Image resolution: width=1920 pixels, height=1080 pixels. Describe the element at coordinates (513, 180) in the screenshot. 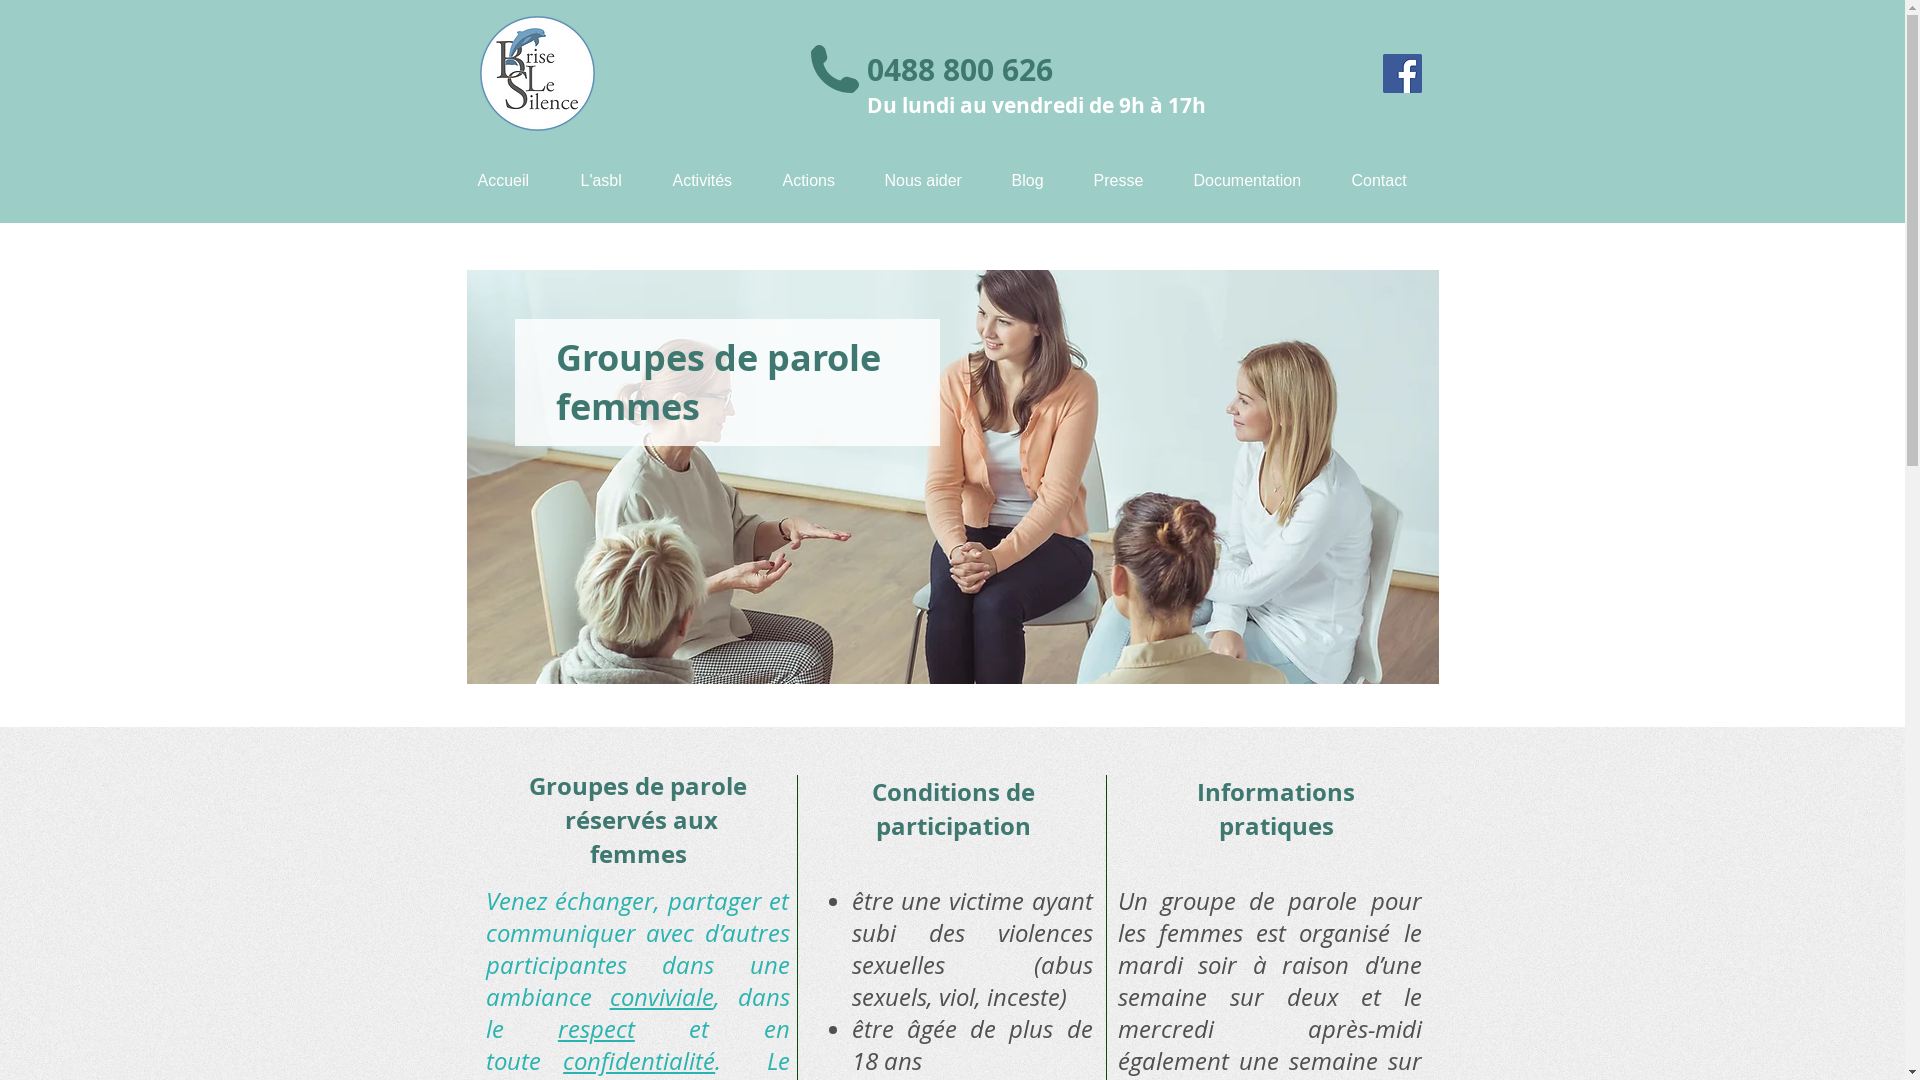

I see `'Accueil'` at that location.